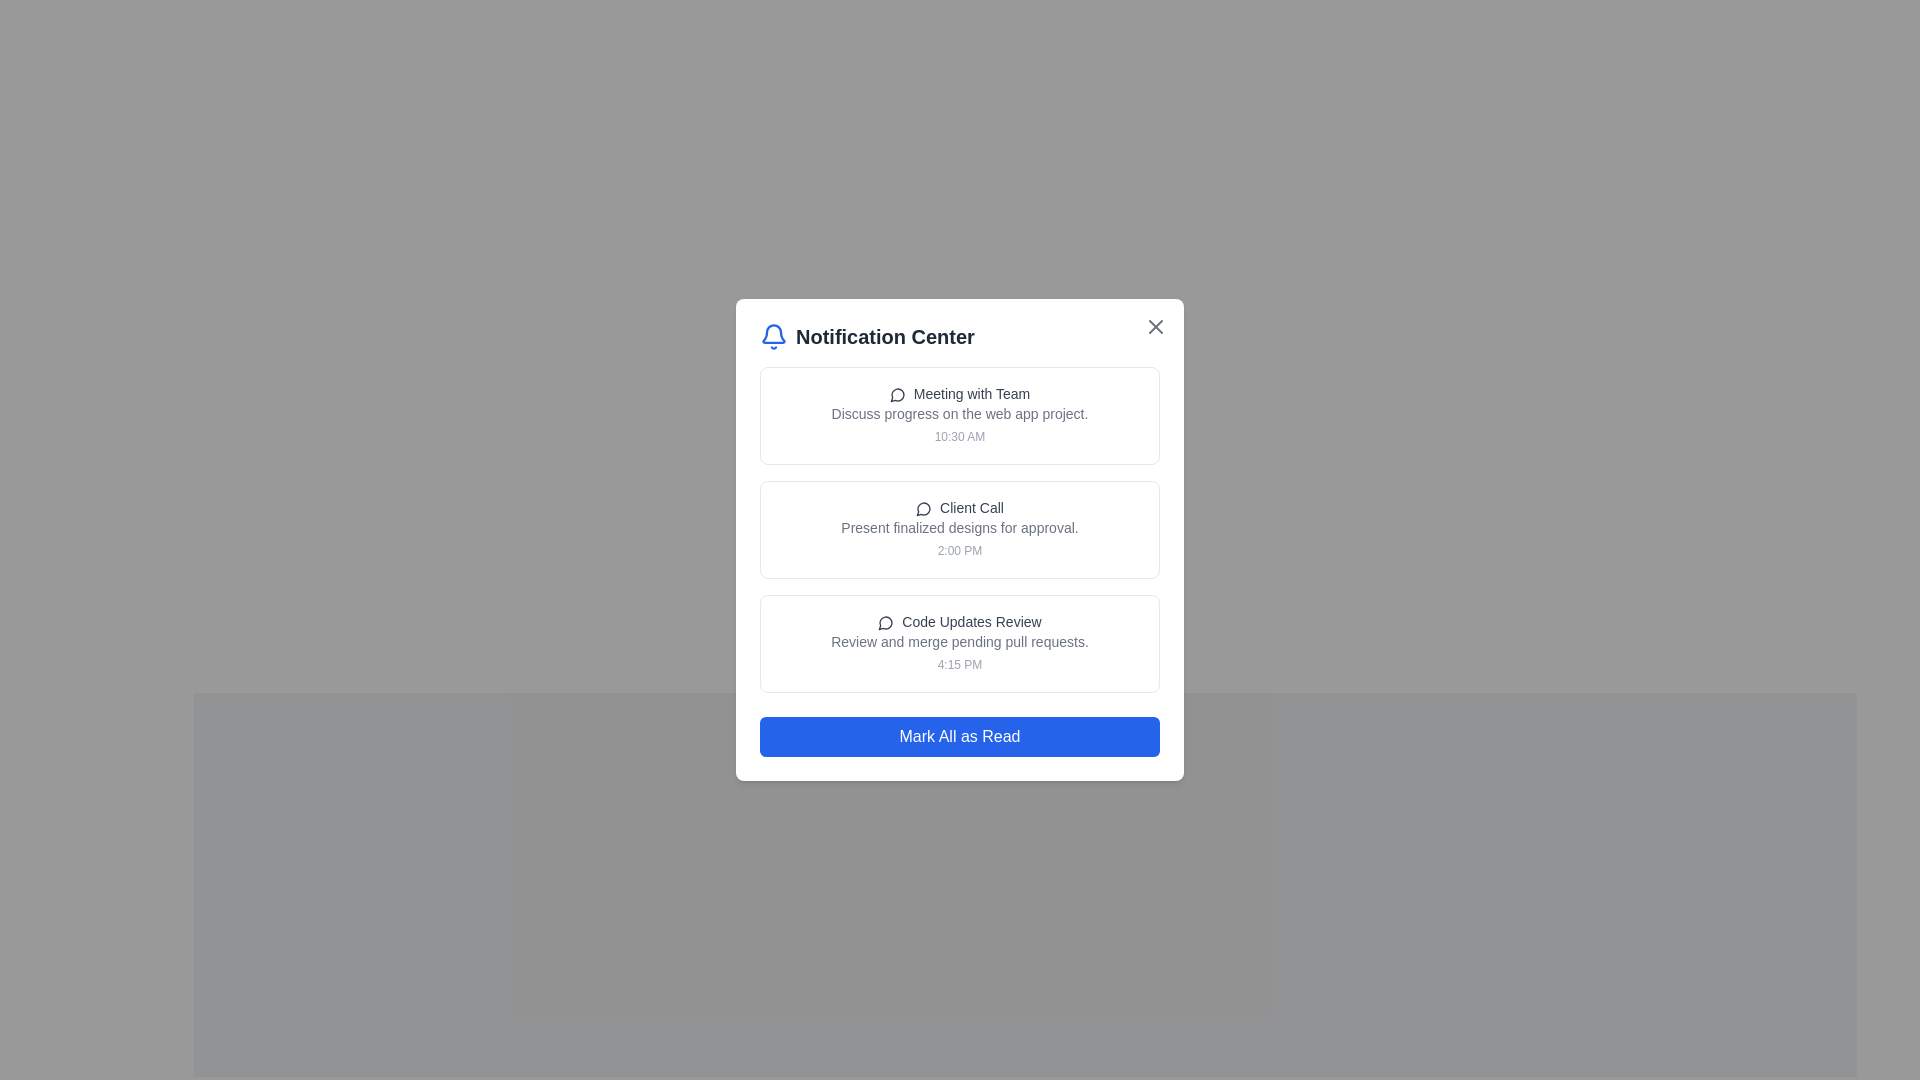 The height and width of the screenshot is (1080, 1920). Describe the element at coordinates (772, 335) in the screenshot. I see `the bell icon with a blue outline located next to the 'Notification Center' text label at the top left corner of the modal` at that location.